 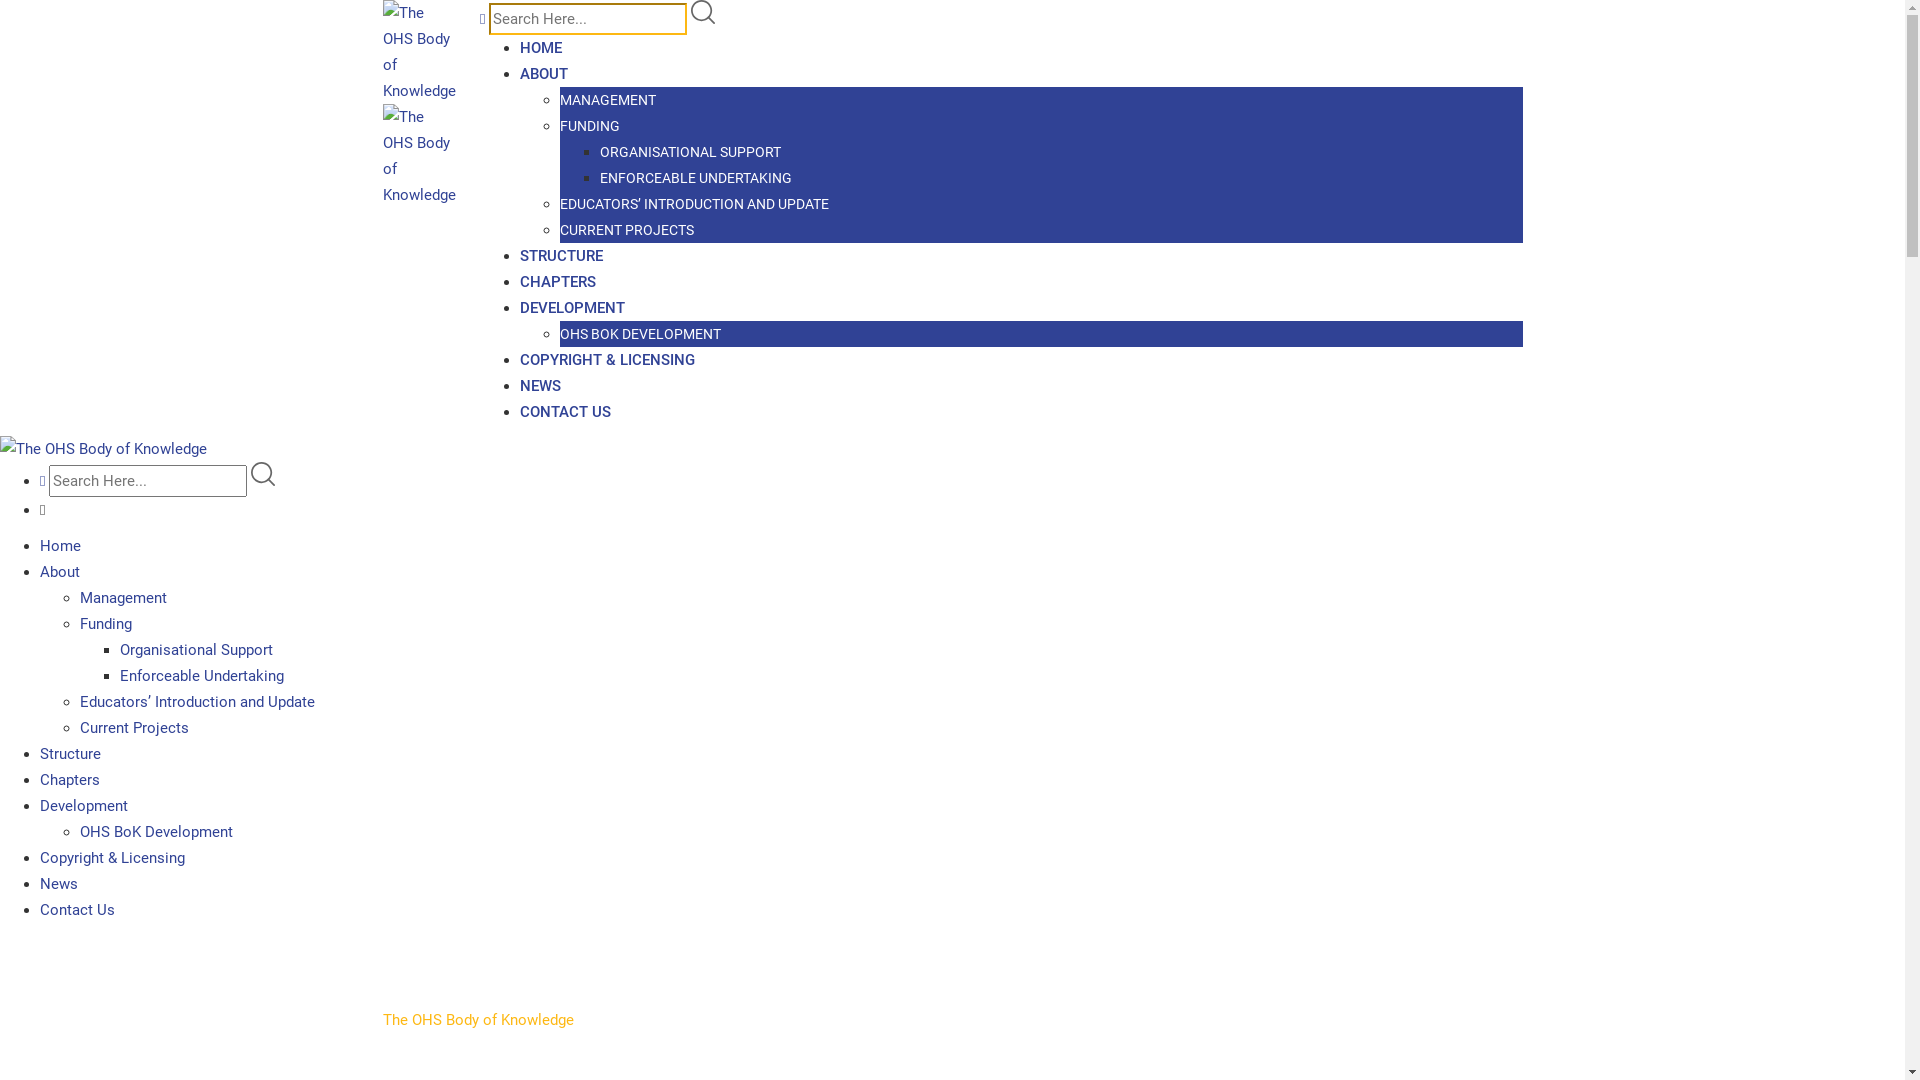 I want to click on 'COPYRIGHT & LICENSING', so click(x=606, y=358).